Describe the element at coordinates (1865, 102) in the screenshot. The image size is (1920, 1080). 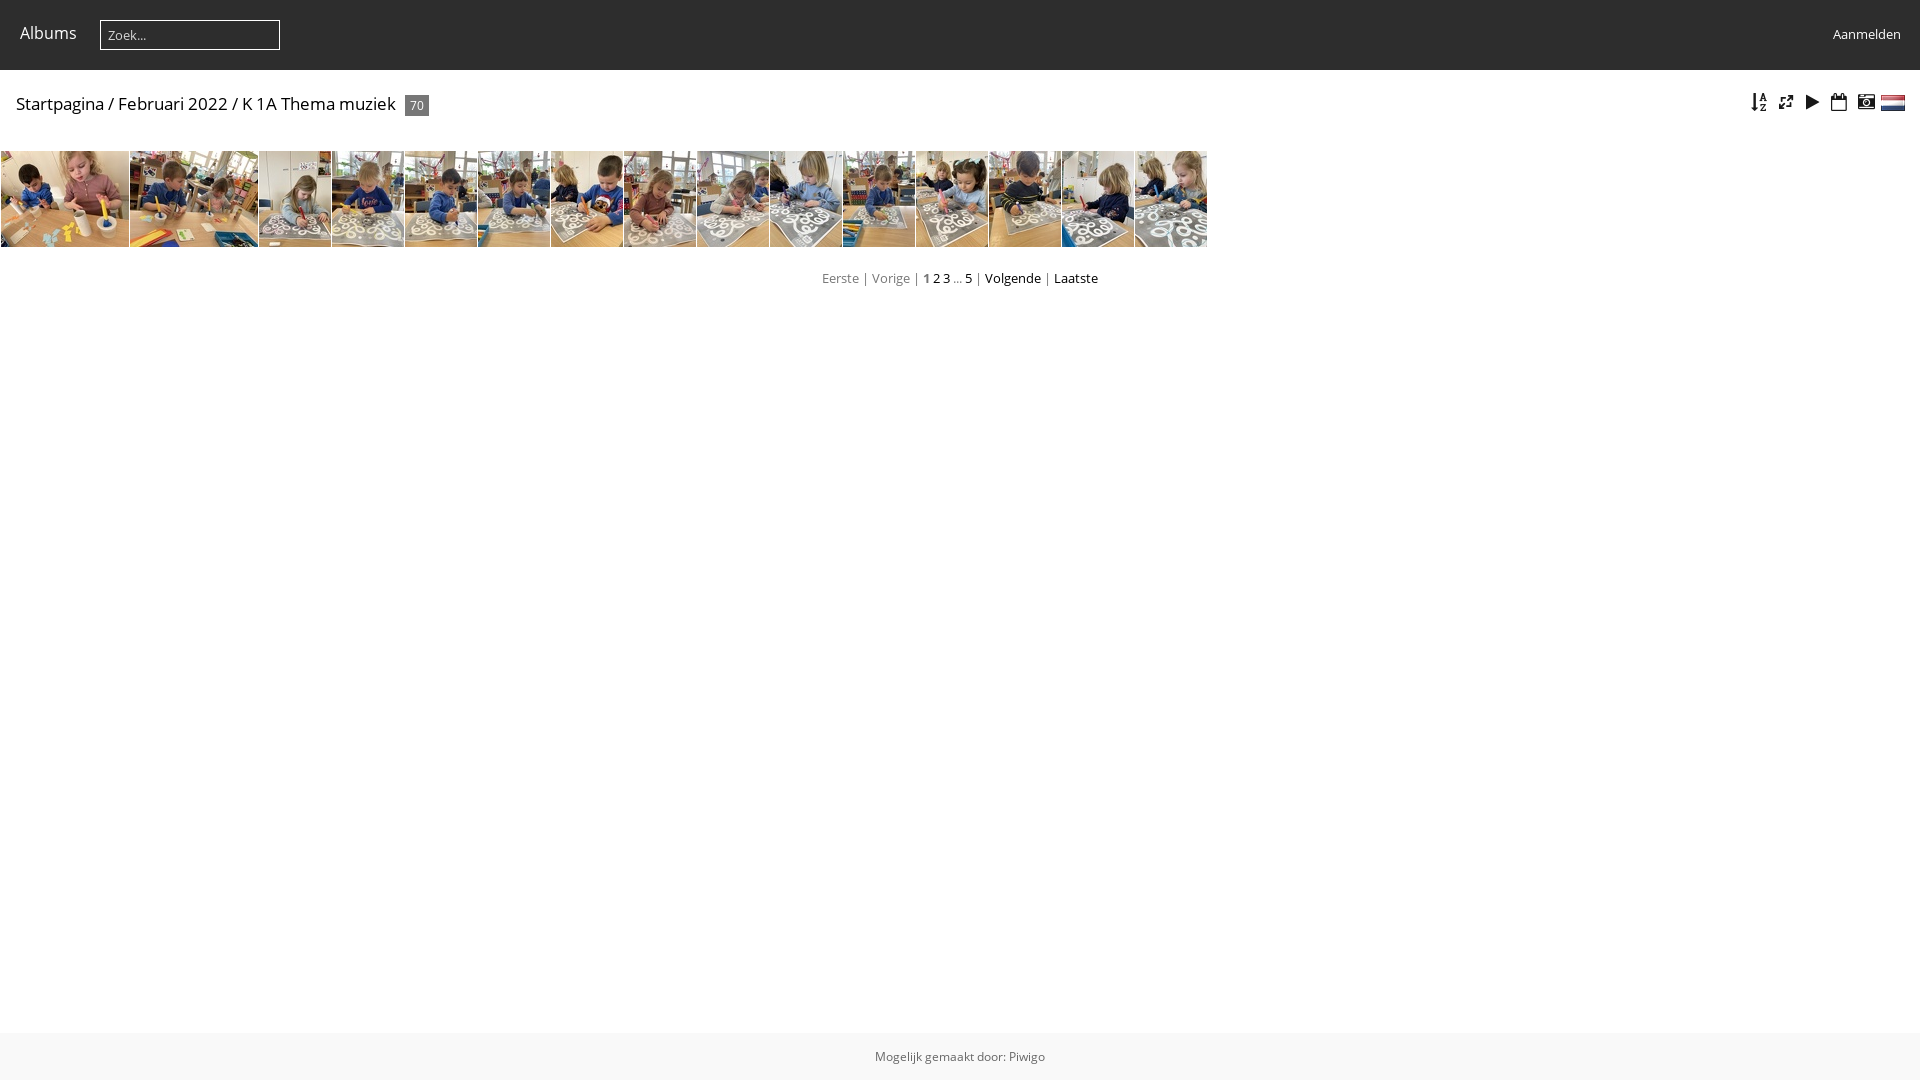
I see `'Toon een kalender, ingedeeld op aanmaakdatum'` at that location.